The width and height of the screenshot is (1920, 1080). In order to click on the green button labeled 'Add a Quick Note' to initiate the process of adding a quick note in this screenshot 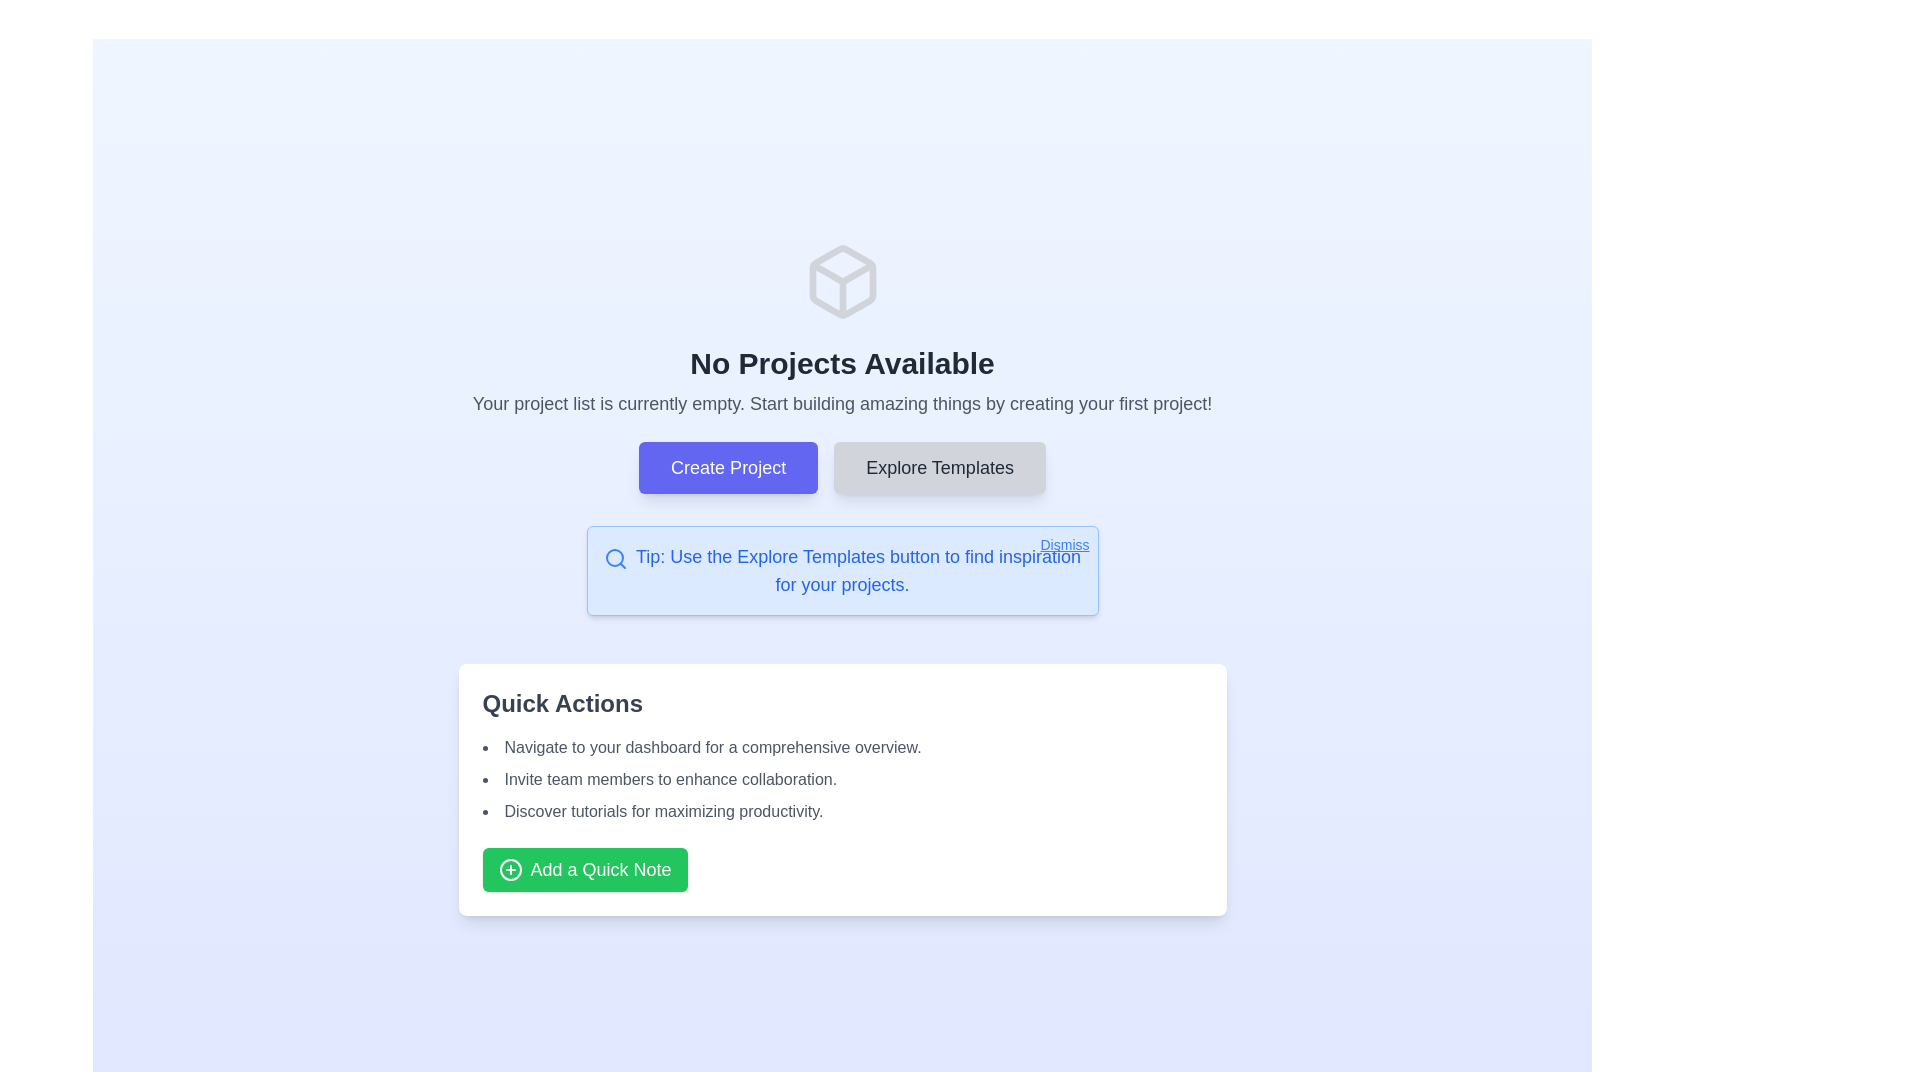, I will do `click(584, 869)`.